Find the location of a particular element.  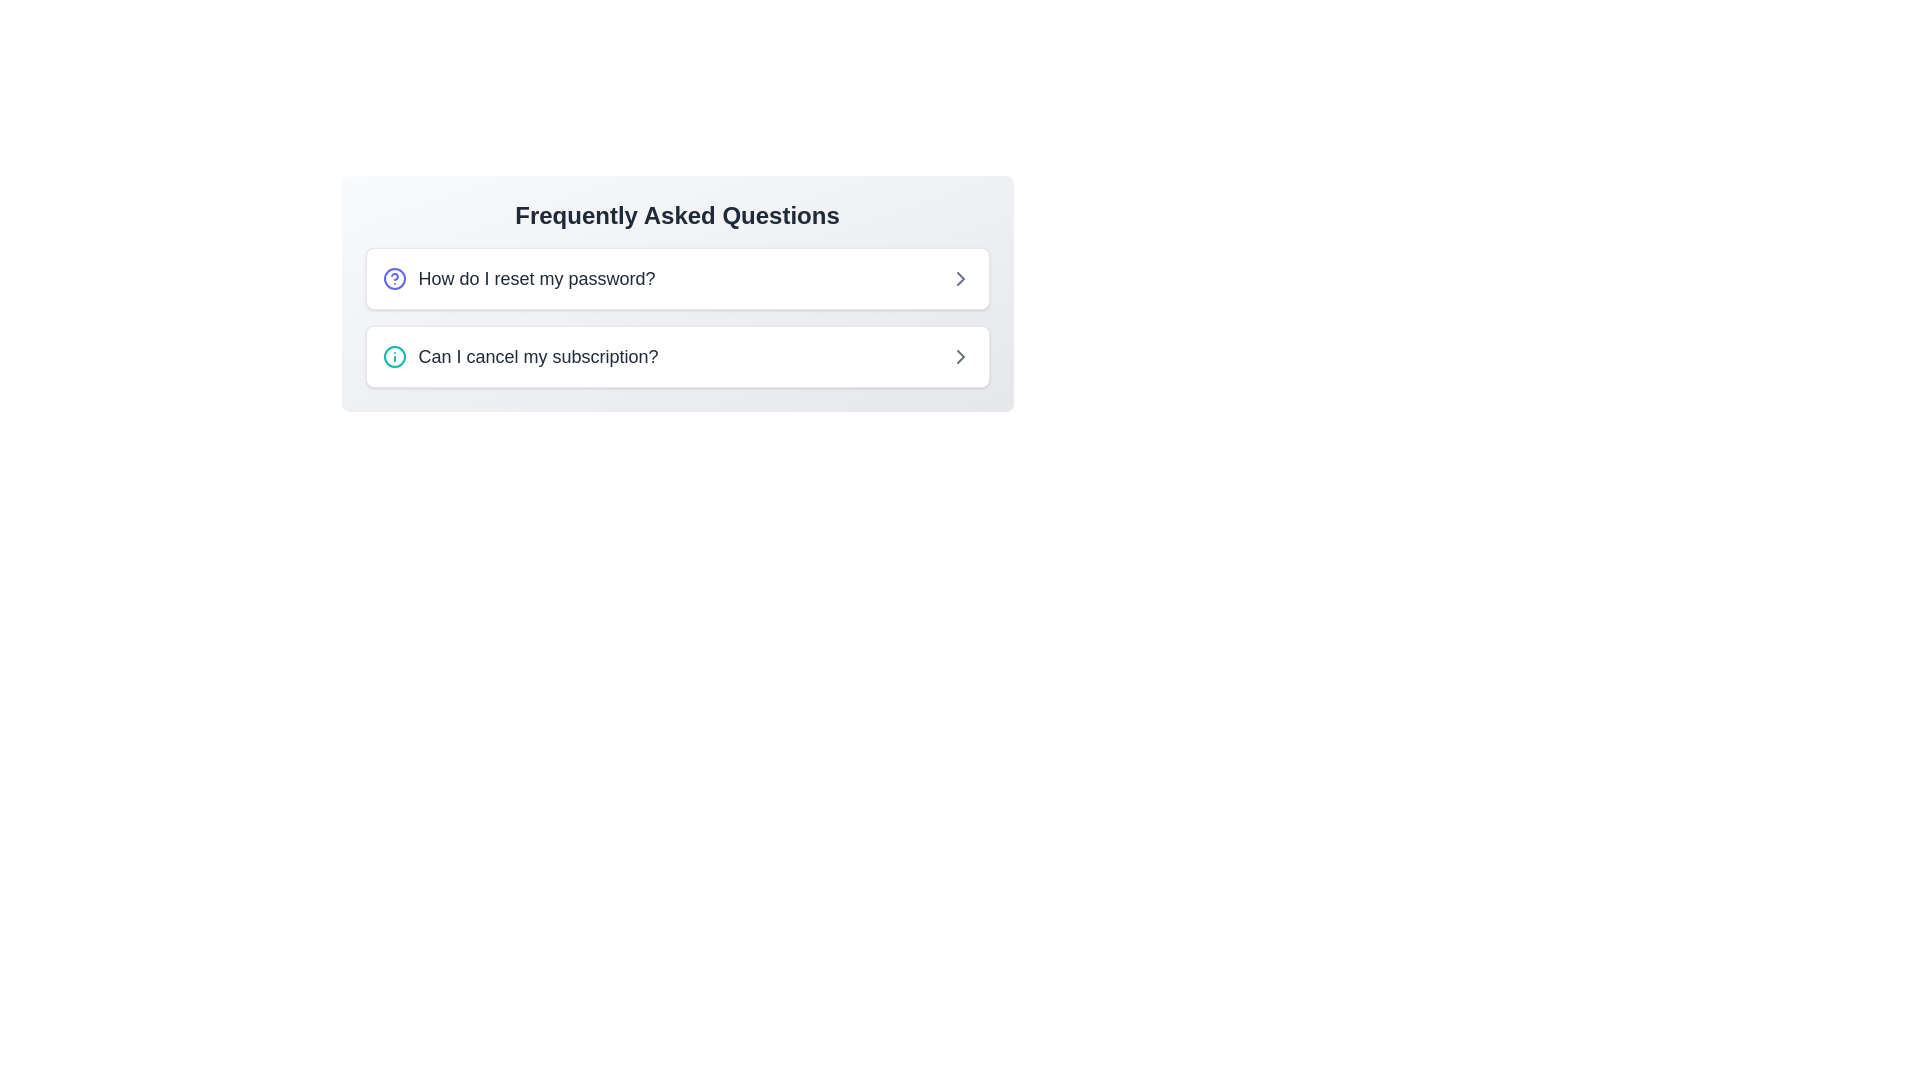

the clickable FAQ item that asks 'Can I cancel my subscription?' is located at coordinates (520, 356).